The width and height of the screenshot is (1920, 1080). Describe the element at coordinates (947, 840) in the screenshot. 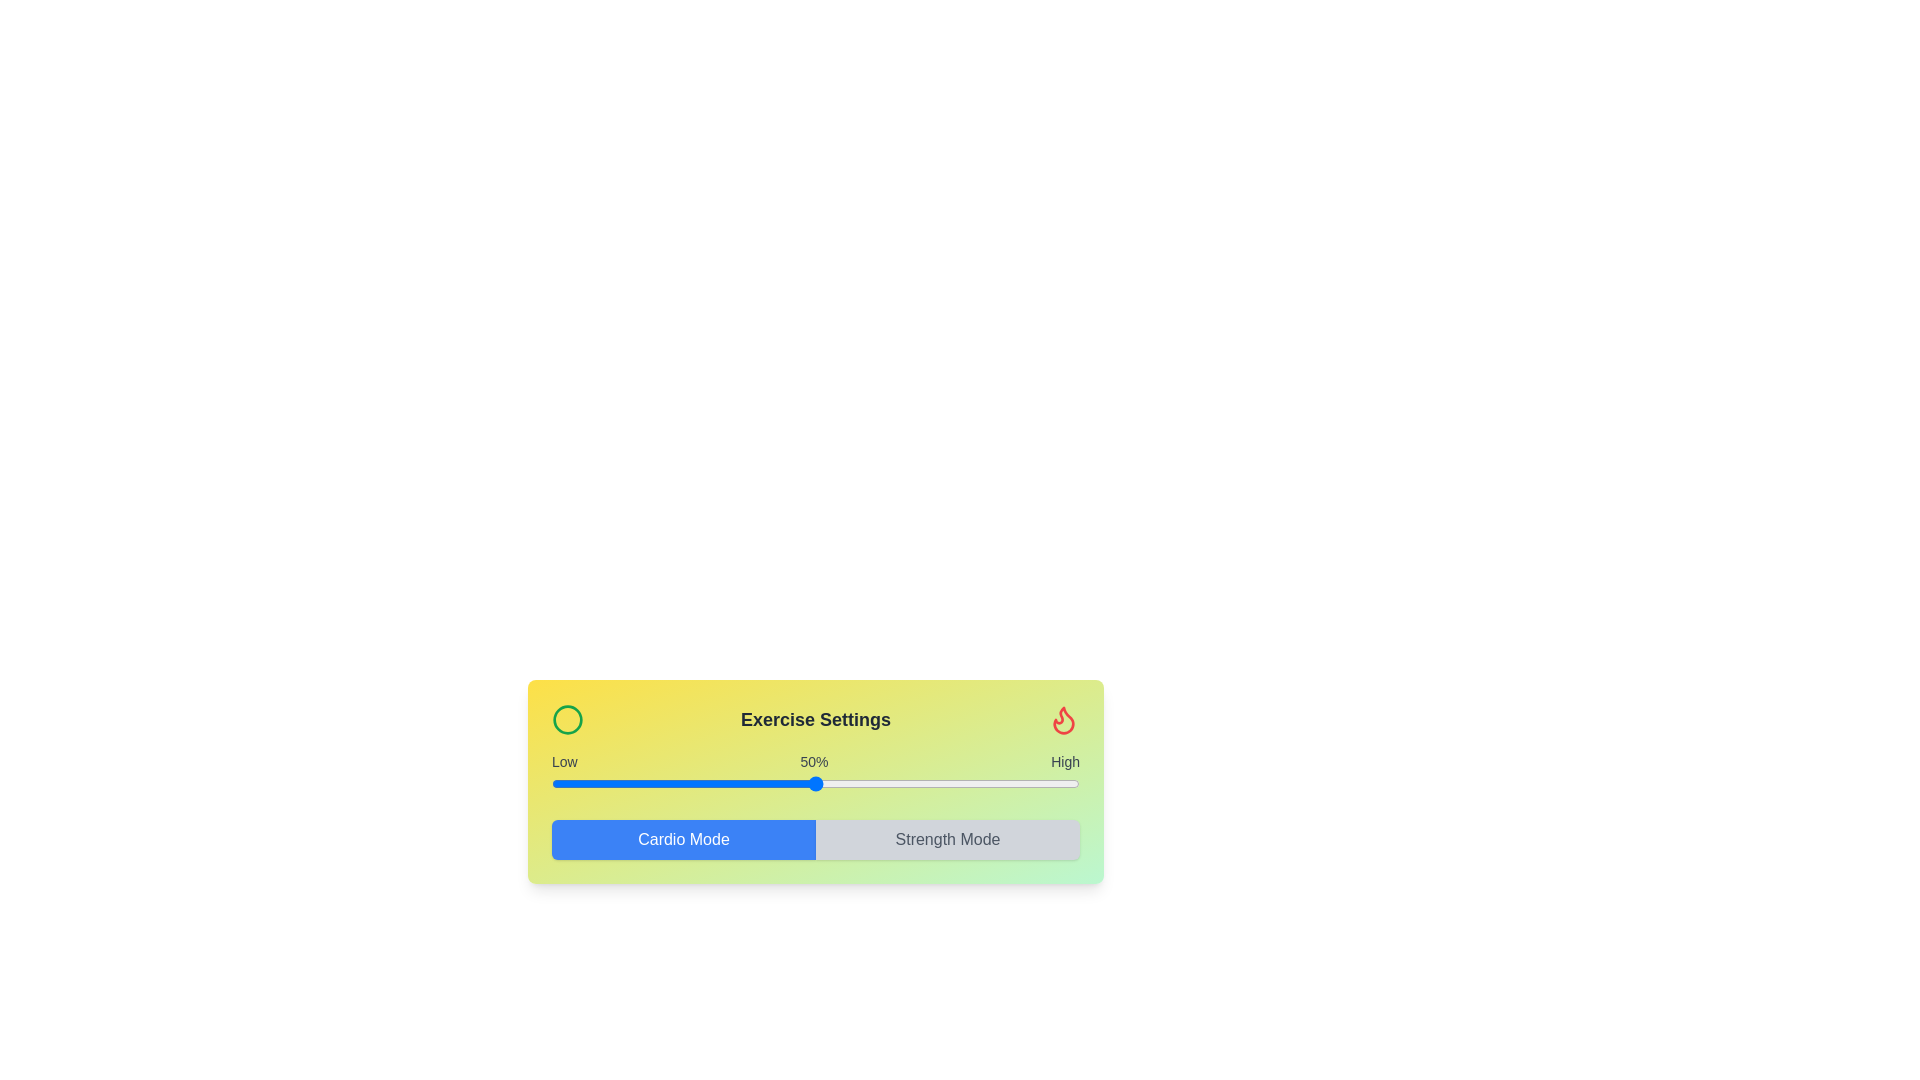

I see `the Strength Mode button to switch to Strength Mode` at that location.